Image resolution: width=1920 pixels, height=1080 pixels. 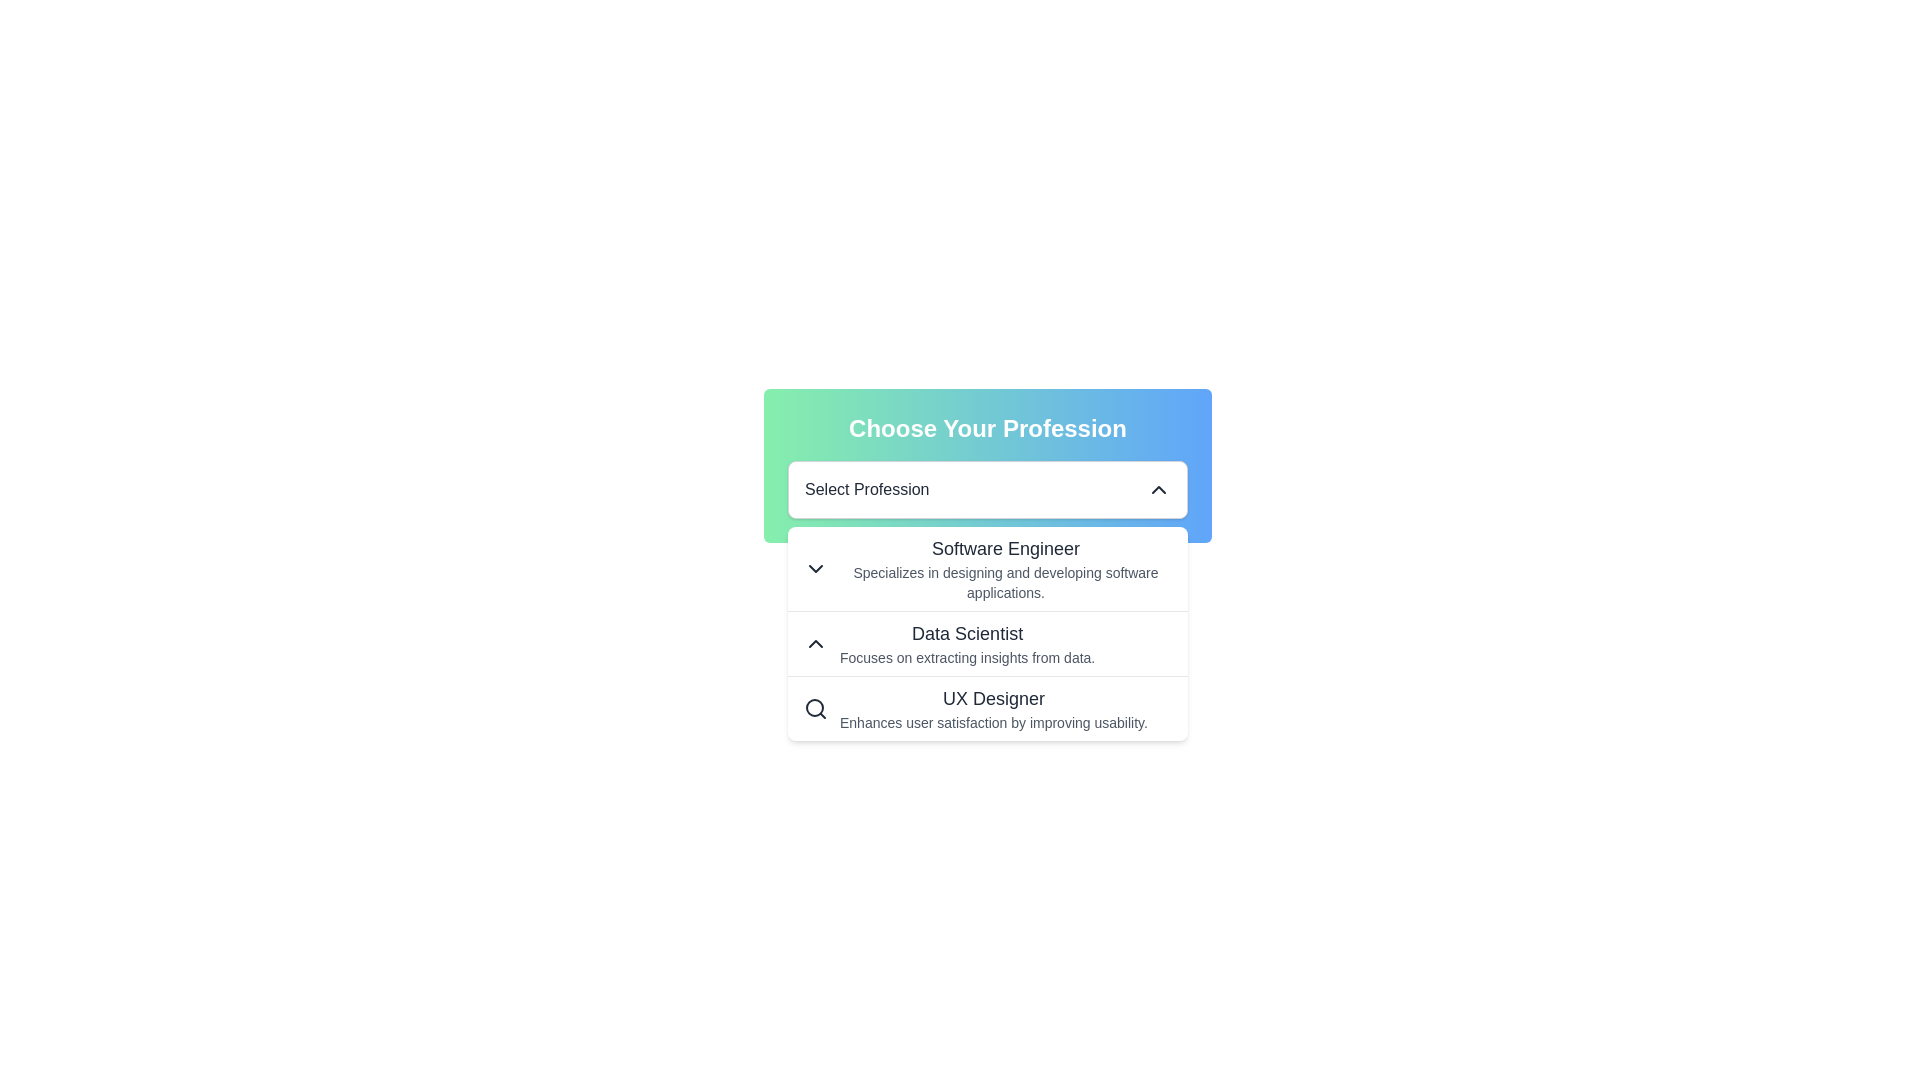 I want to click on the magnifying glass icon representing the search functionality for the 'UX Designer' option in the 'Choose Your Profession' dropdown, so click(x=816, y=708).